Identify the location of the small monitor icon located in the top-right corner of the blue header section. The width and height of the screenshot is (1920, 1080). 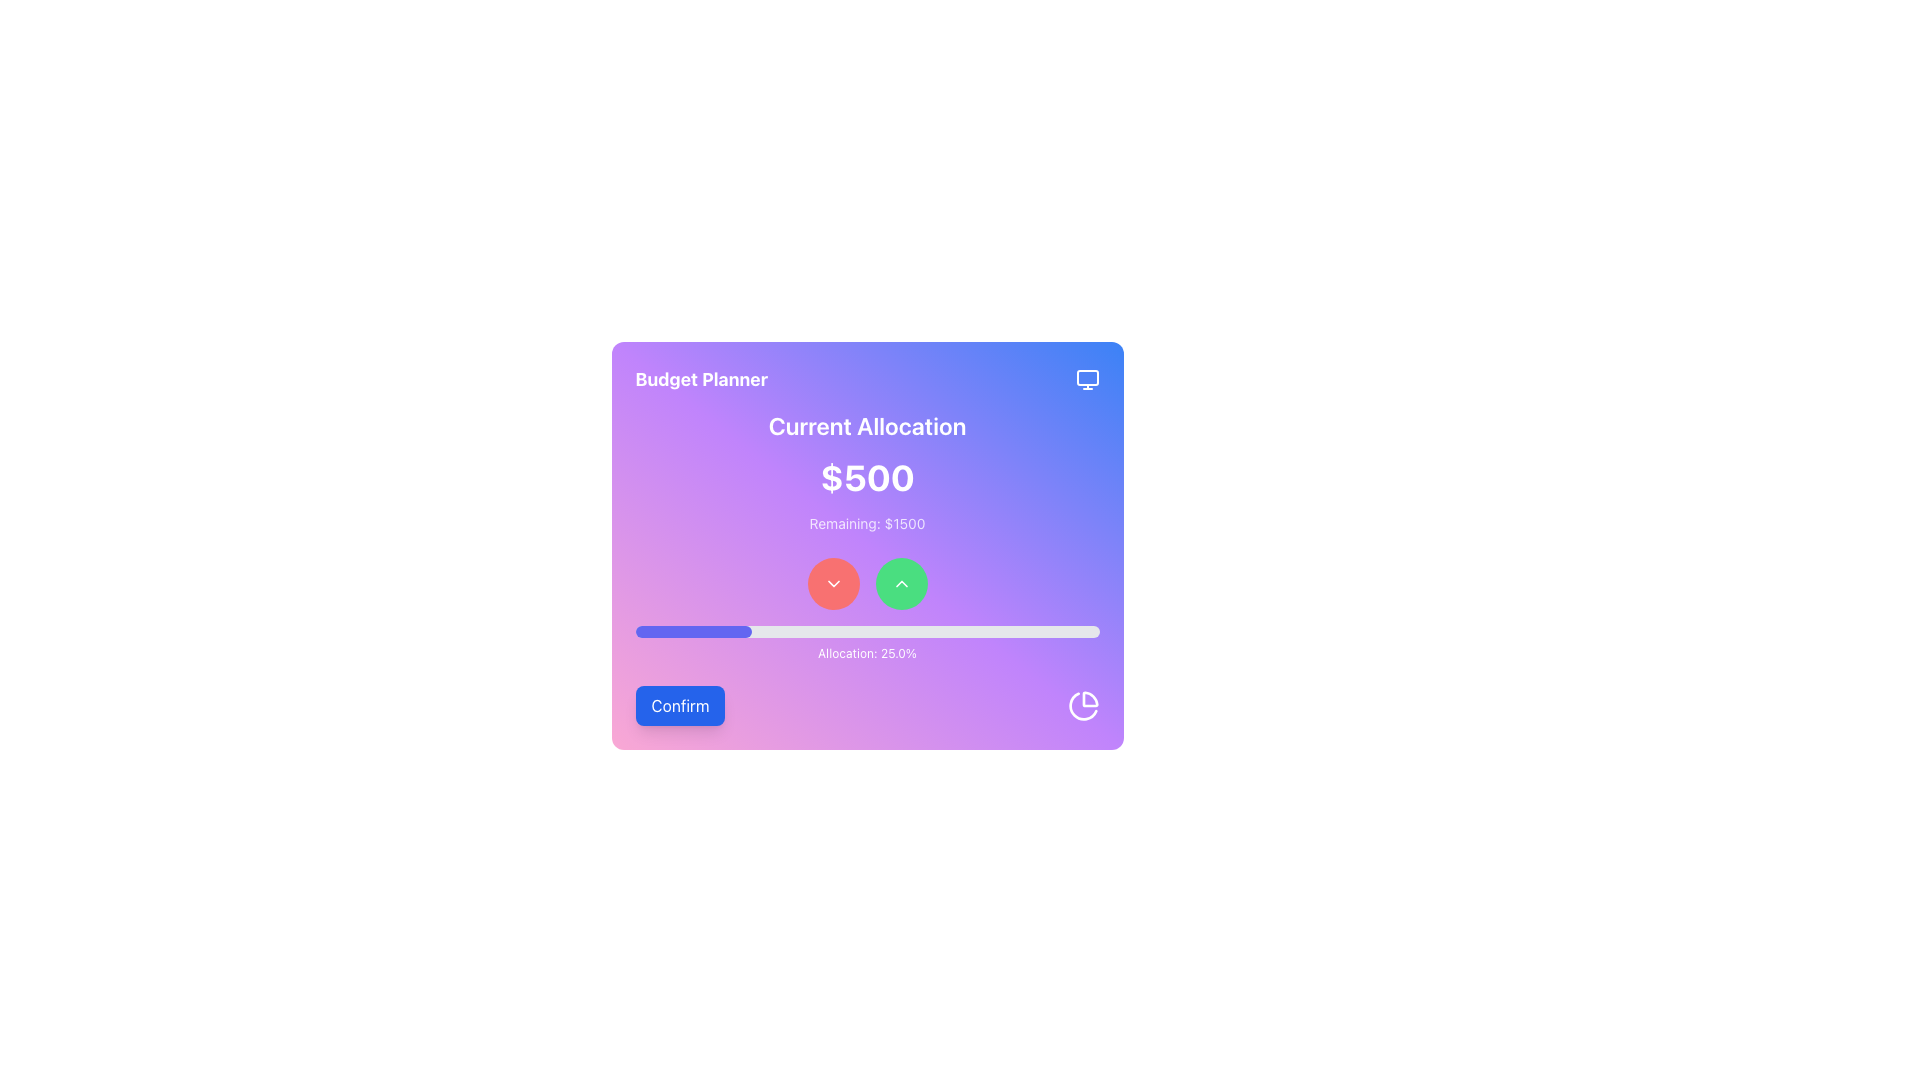
(1086, 380).